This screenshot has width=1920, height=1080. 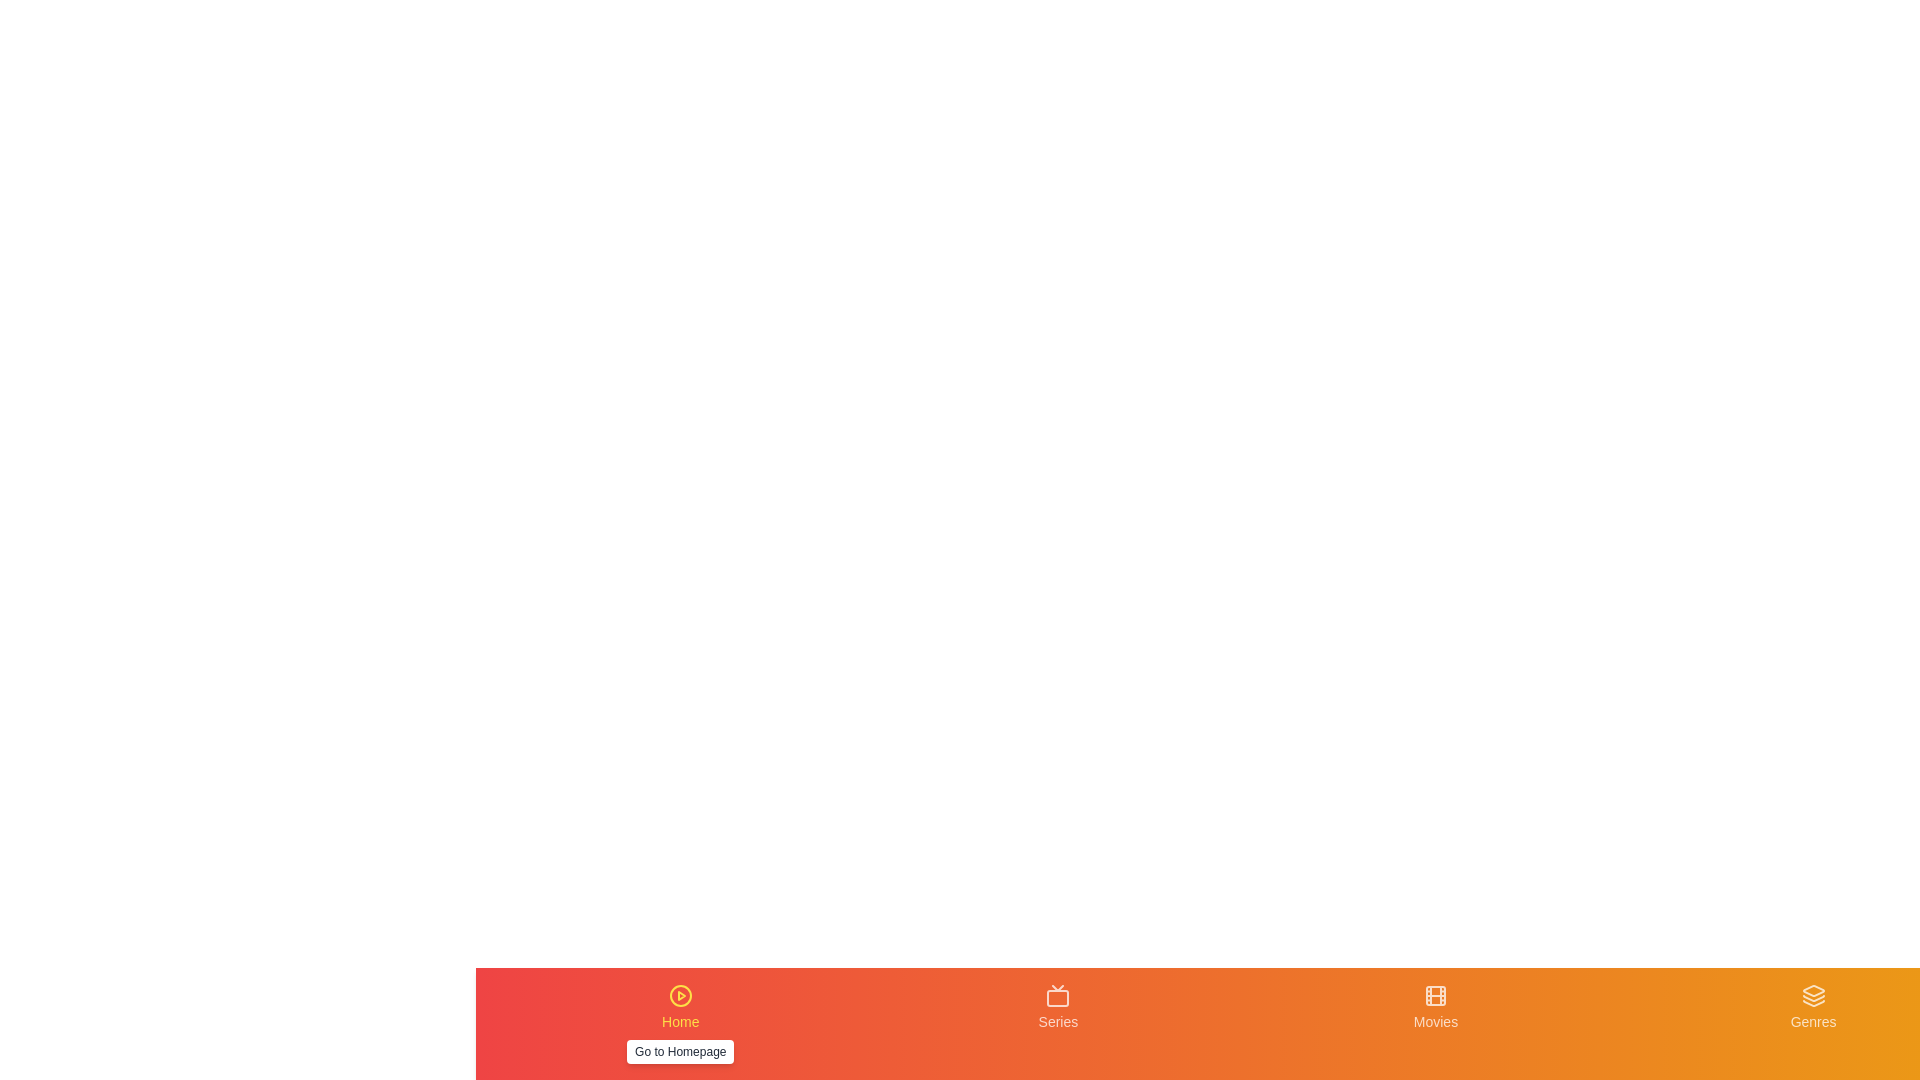 What do you see at coordinates (1057, 1023) in the screenshot?
I see `the navigation tab labeled Series` at bounding box center [1057, 1023].